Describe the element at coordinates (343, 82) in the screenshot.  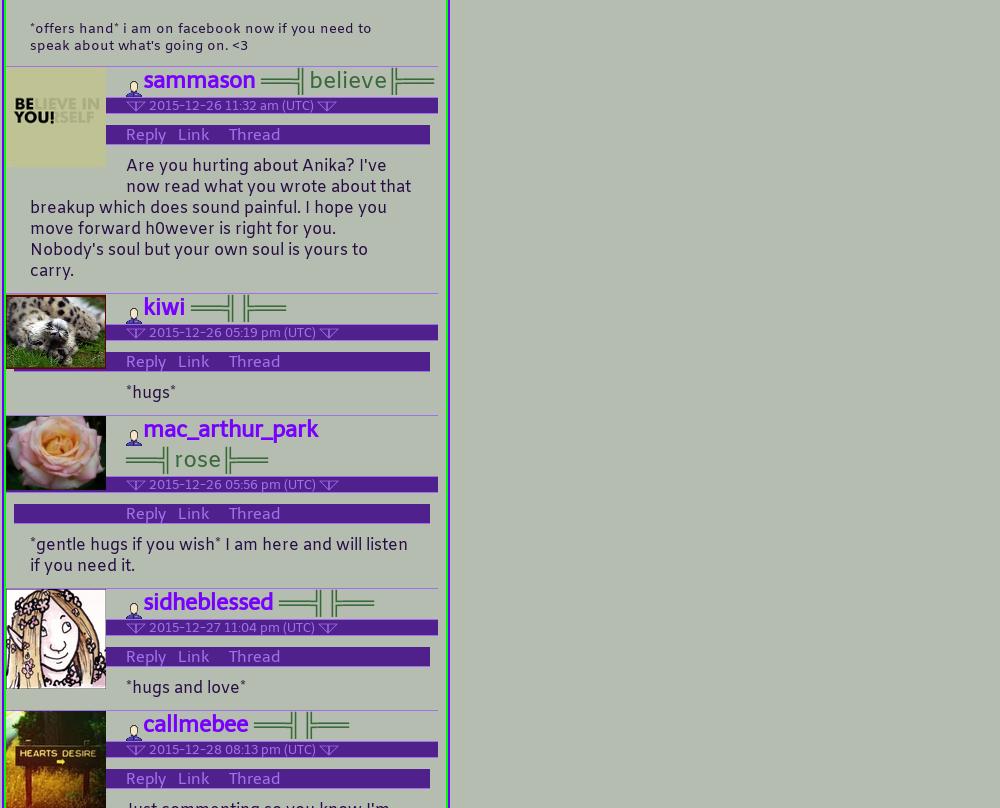
I see `'══╣believe╠══'` at that location.